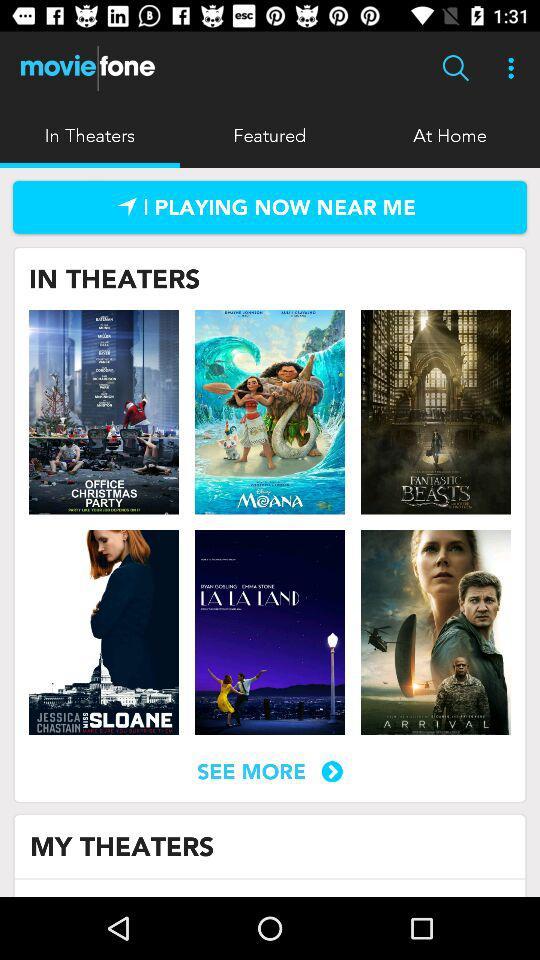 This screenshot has height=960, width=540. I want to click on show page for movie, so click(434, 411).